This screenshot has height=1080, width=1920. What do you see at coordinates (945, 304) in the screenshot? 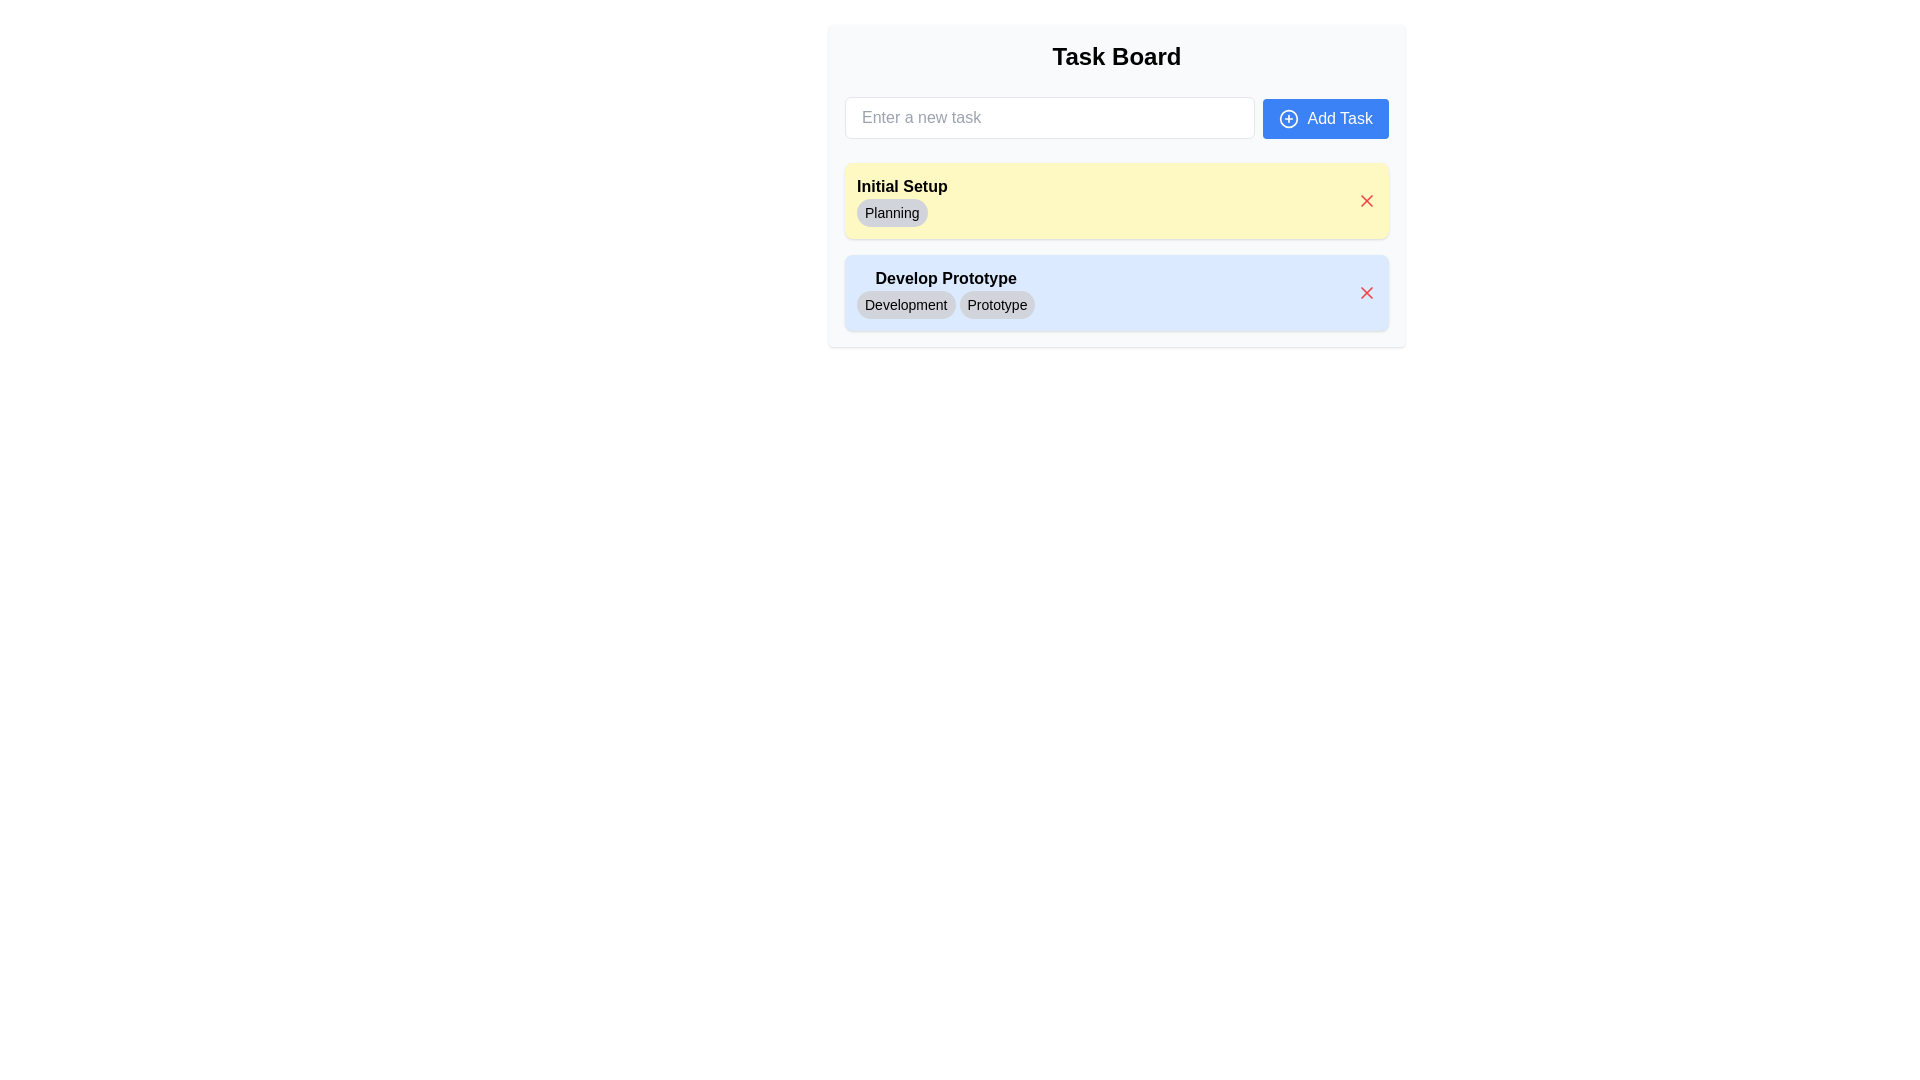
I see `the Tag group that visually indicates the tags associated with the task titled 'Develop Prototype', located at the bottom right of the task entry area, next to the delete button` at bounding box center [945, 304].